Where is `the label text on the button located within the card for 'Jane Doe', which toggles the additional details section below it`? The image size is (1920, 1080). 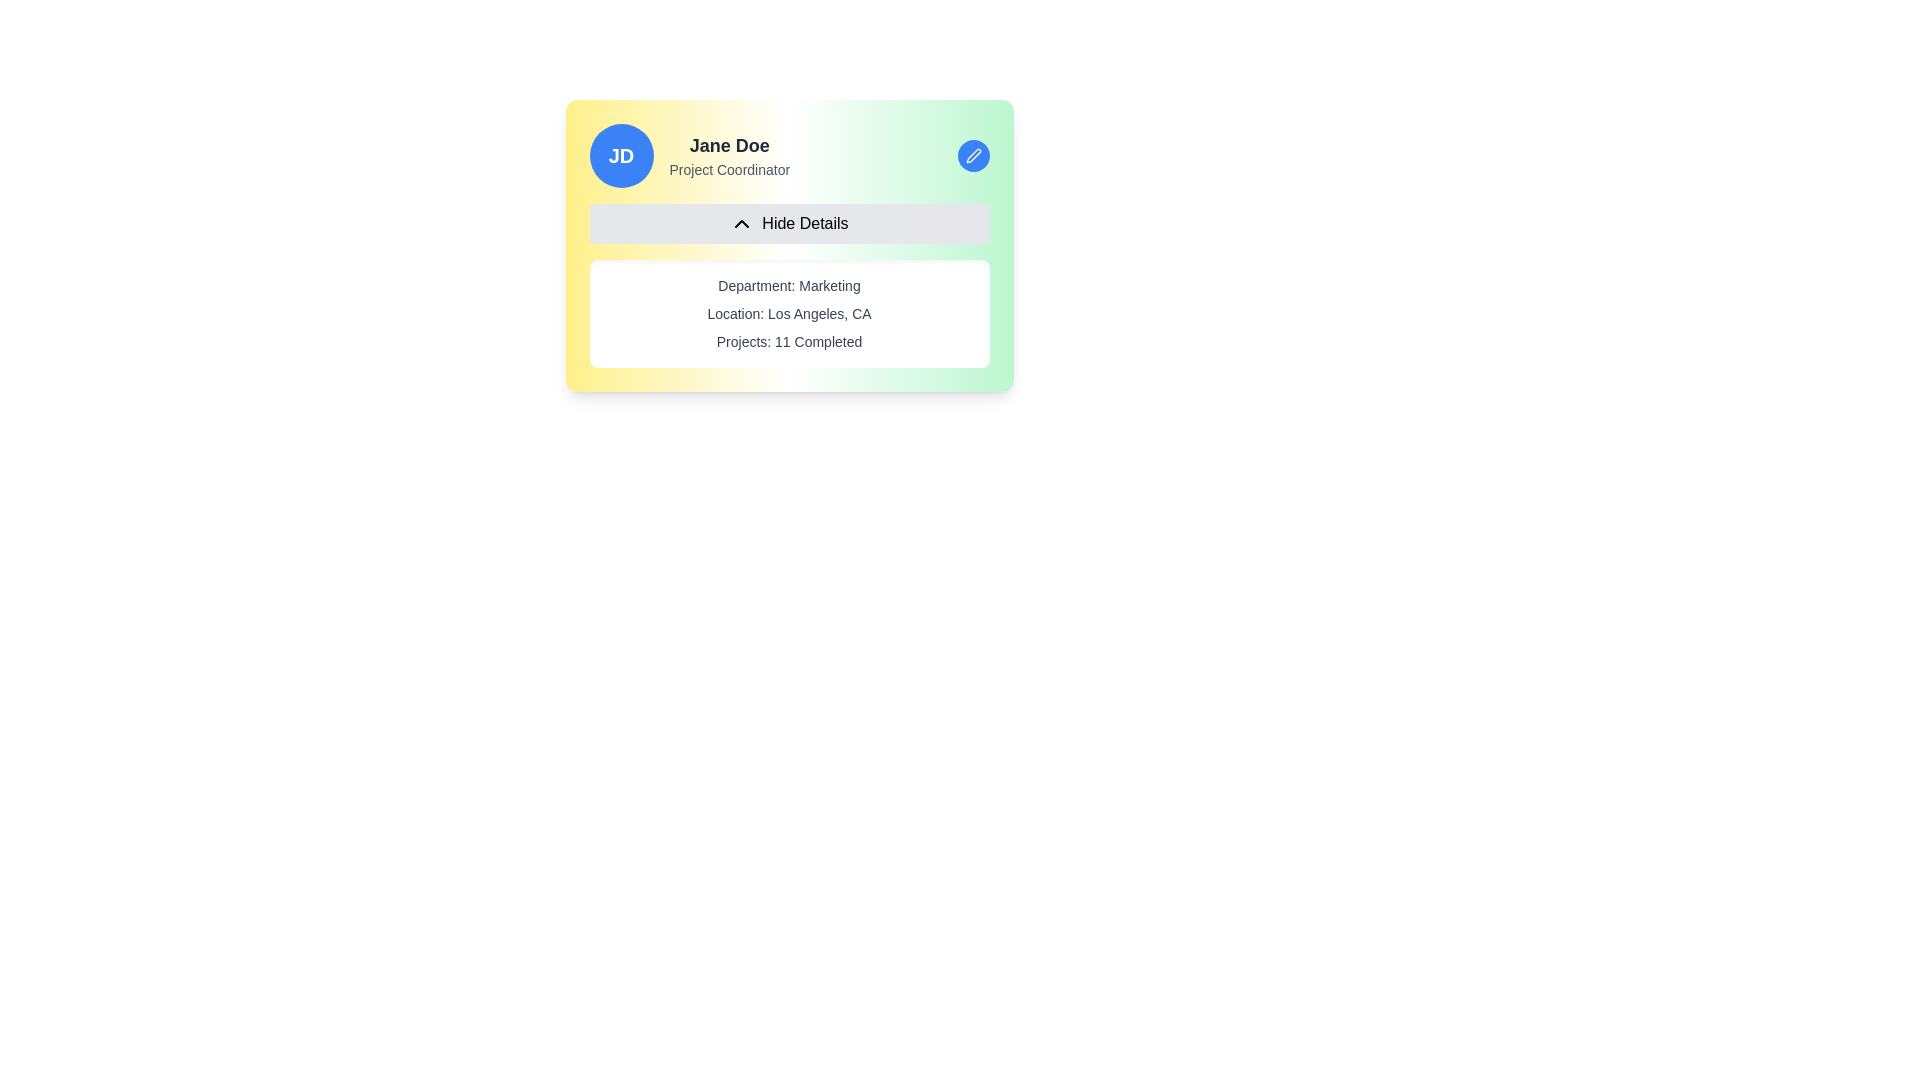
the label text on the button located within the card for 'Jane Doe', which toggles the additional details section below it is located at coordinates (805, 223).